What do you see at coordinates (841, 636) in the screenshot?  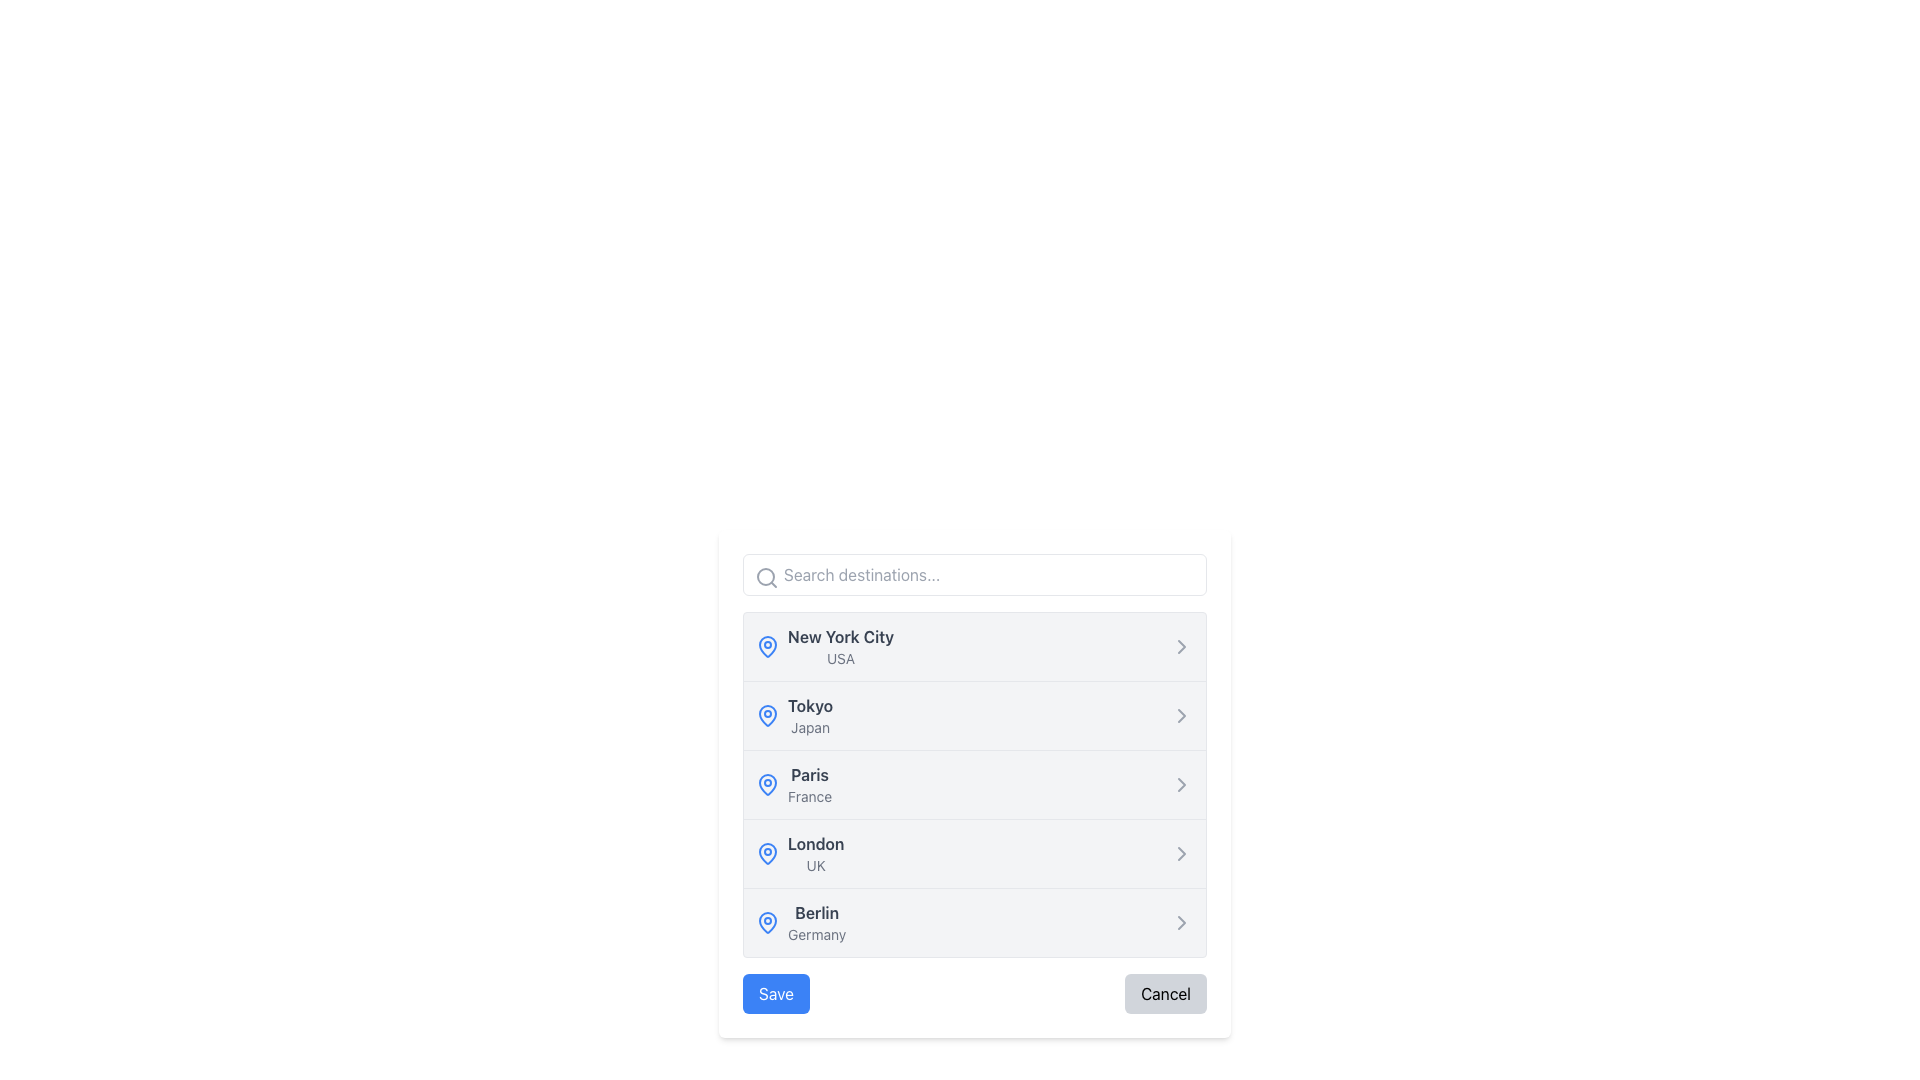 I see `the text label representing the name of a destination in the selectable list, located above 'USA' and to the right of the location icon` at bounding box center [841, 636].